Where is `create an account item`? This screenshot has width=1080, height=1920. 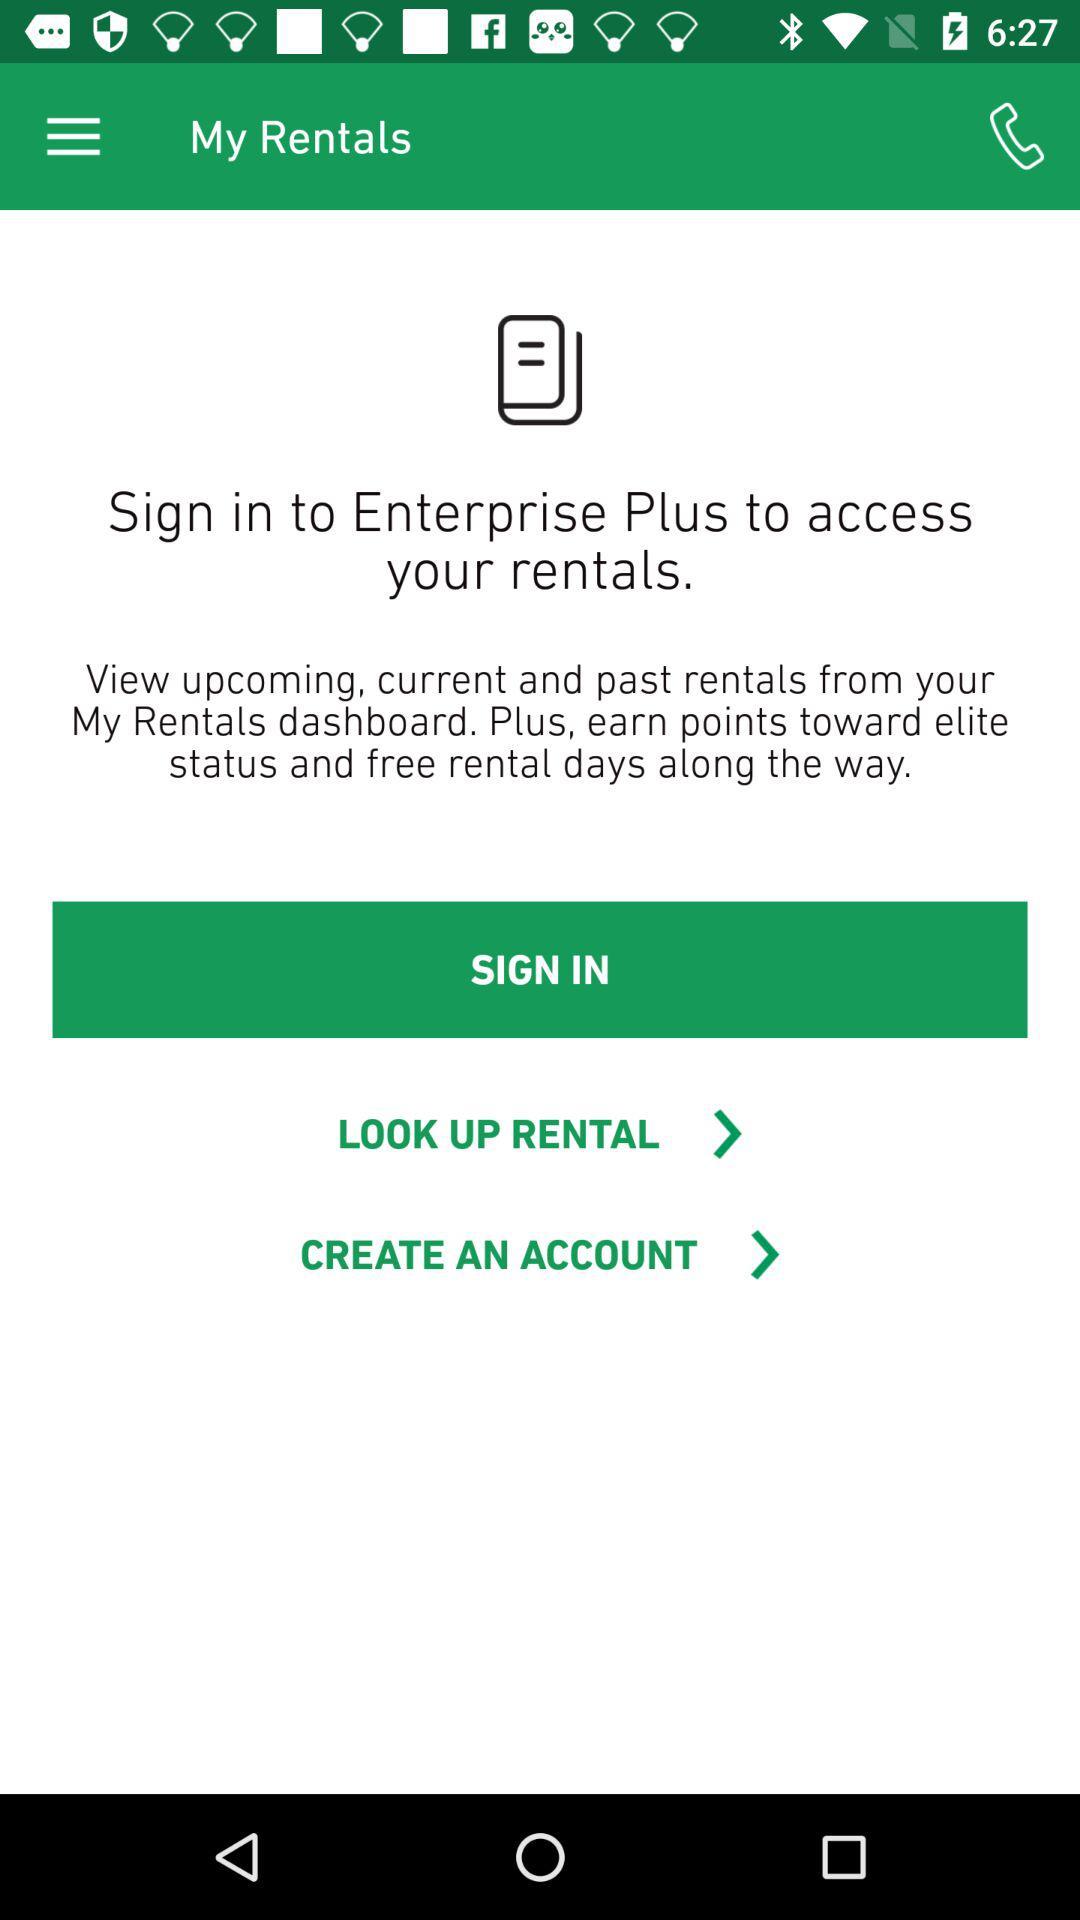 create an account item is located at coordinates (497, 1253).